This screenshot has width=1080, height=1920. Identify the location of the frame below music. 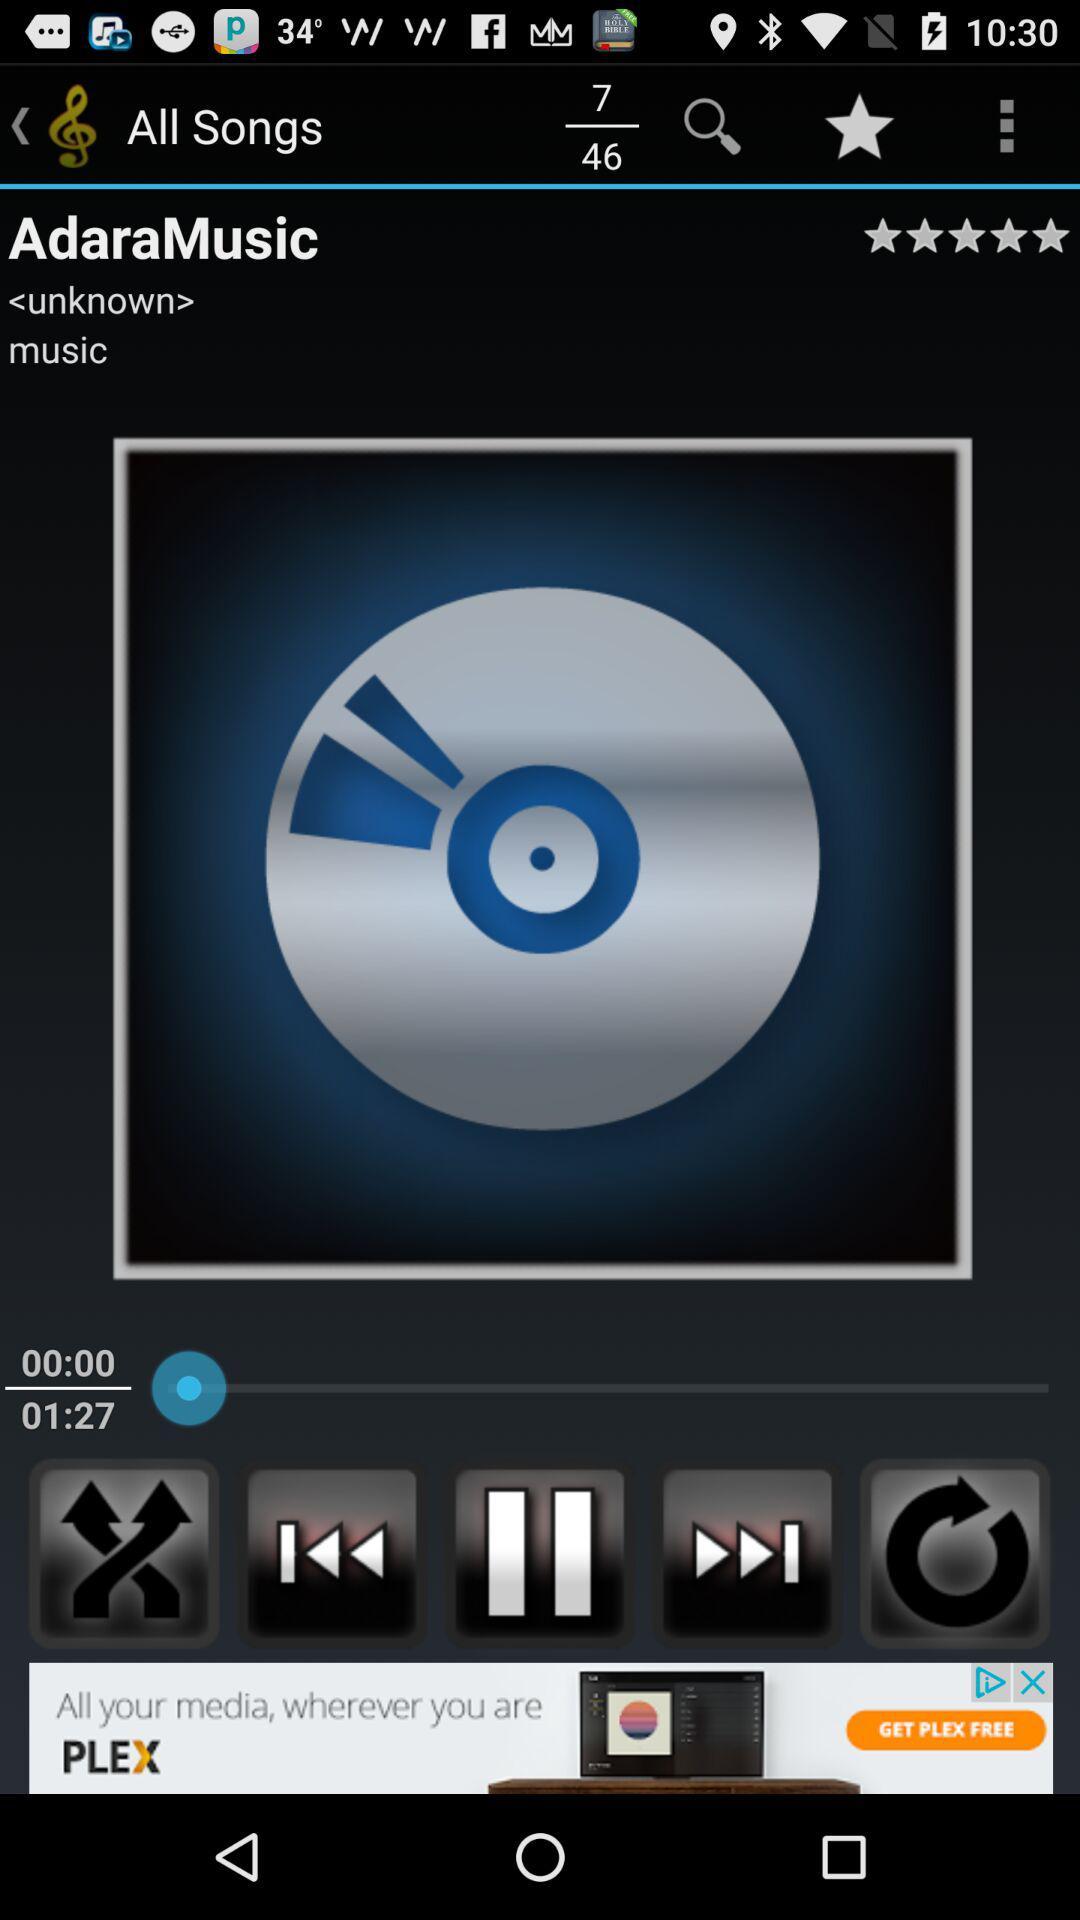
(540, 857).